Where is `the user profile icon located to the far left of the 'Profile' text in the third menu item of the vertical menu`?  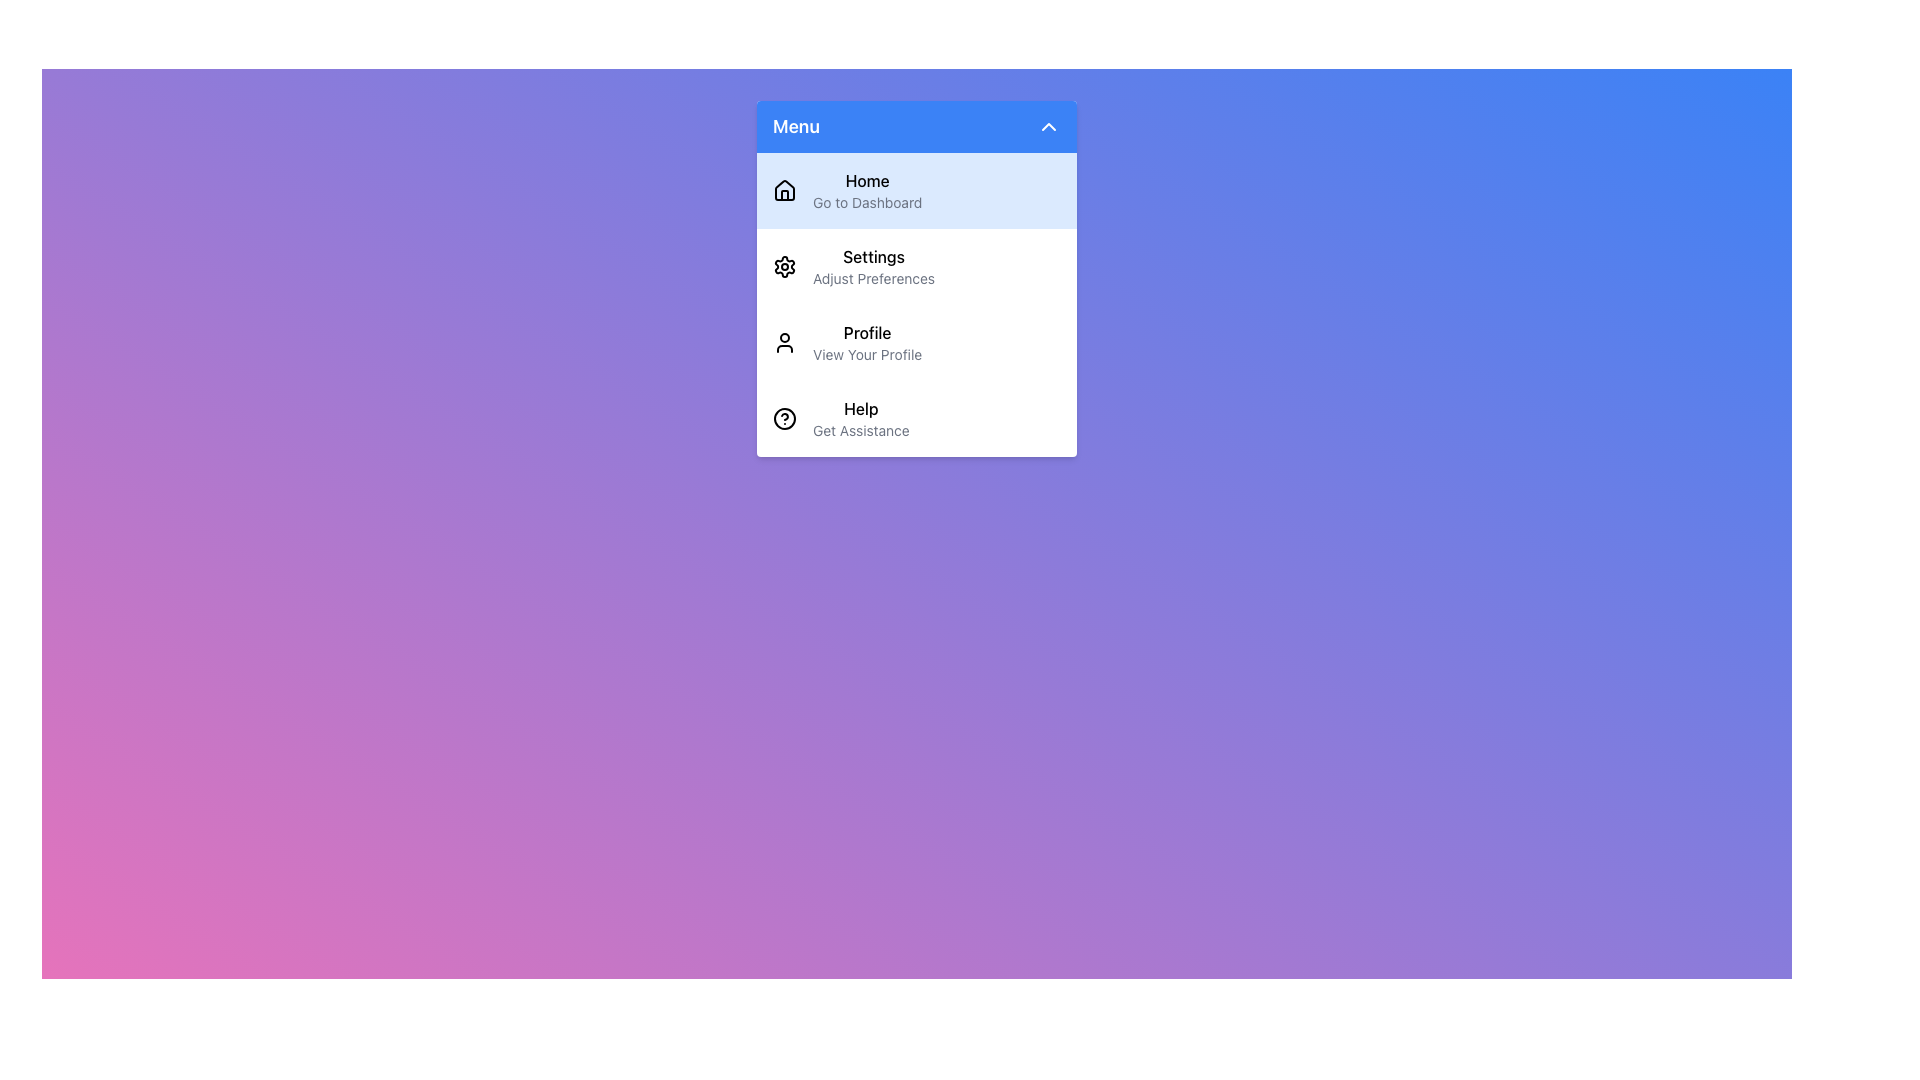 the user profile icon located to the far left of the 'Profile' text in the third menu item of the vertical menu is located at coordinates (784, 342).